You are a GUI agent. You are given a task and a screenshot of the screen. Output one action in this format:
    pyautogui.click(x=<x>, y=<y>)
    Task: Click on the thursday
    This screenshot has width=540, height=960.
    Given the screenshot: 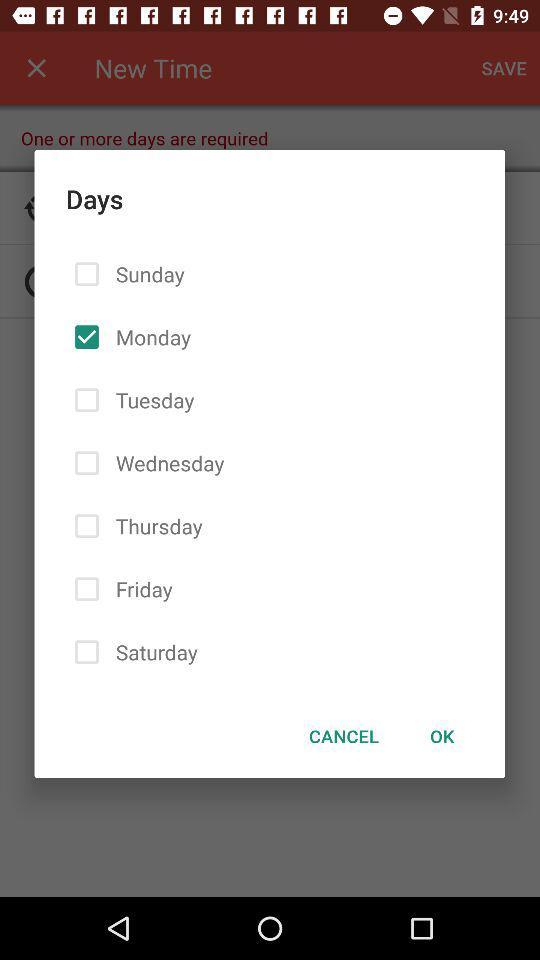 What is the action you would take?
    pyautogui.click(x=154, y=525)
    